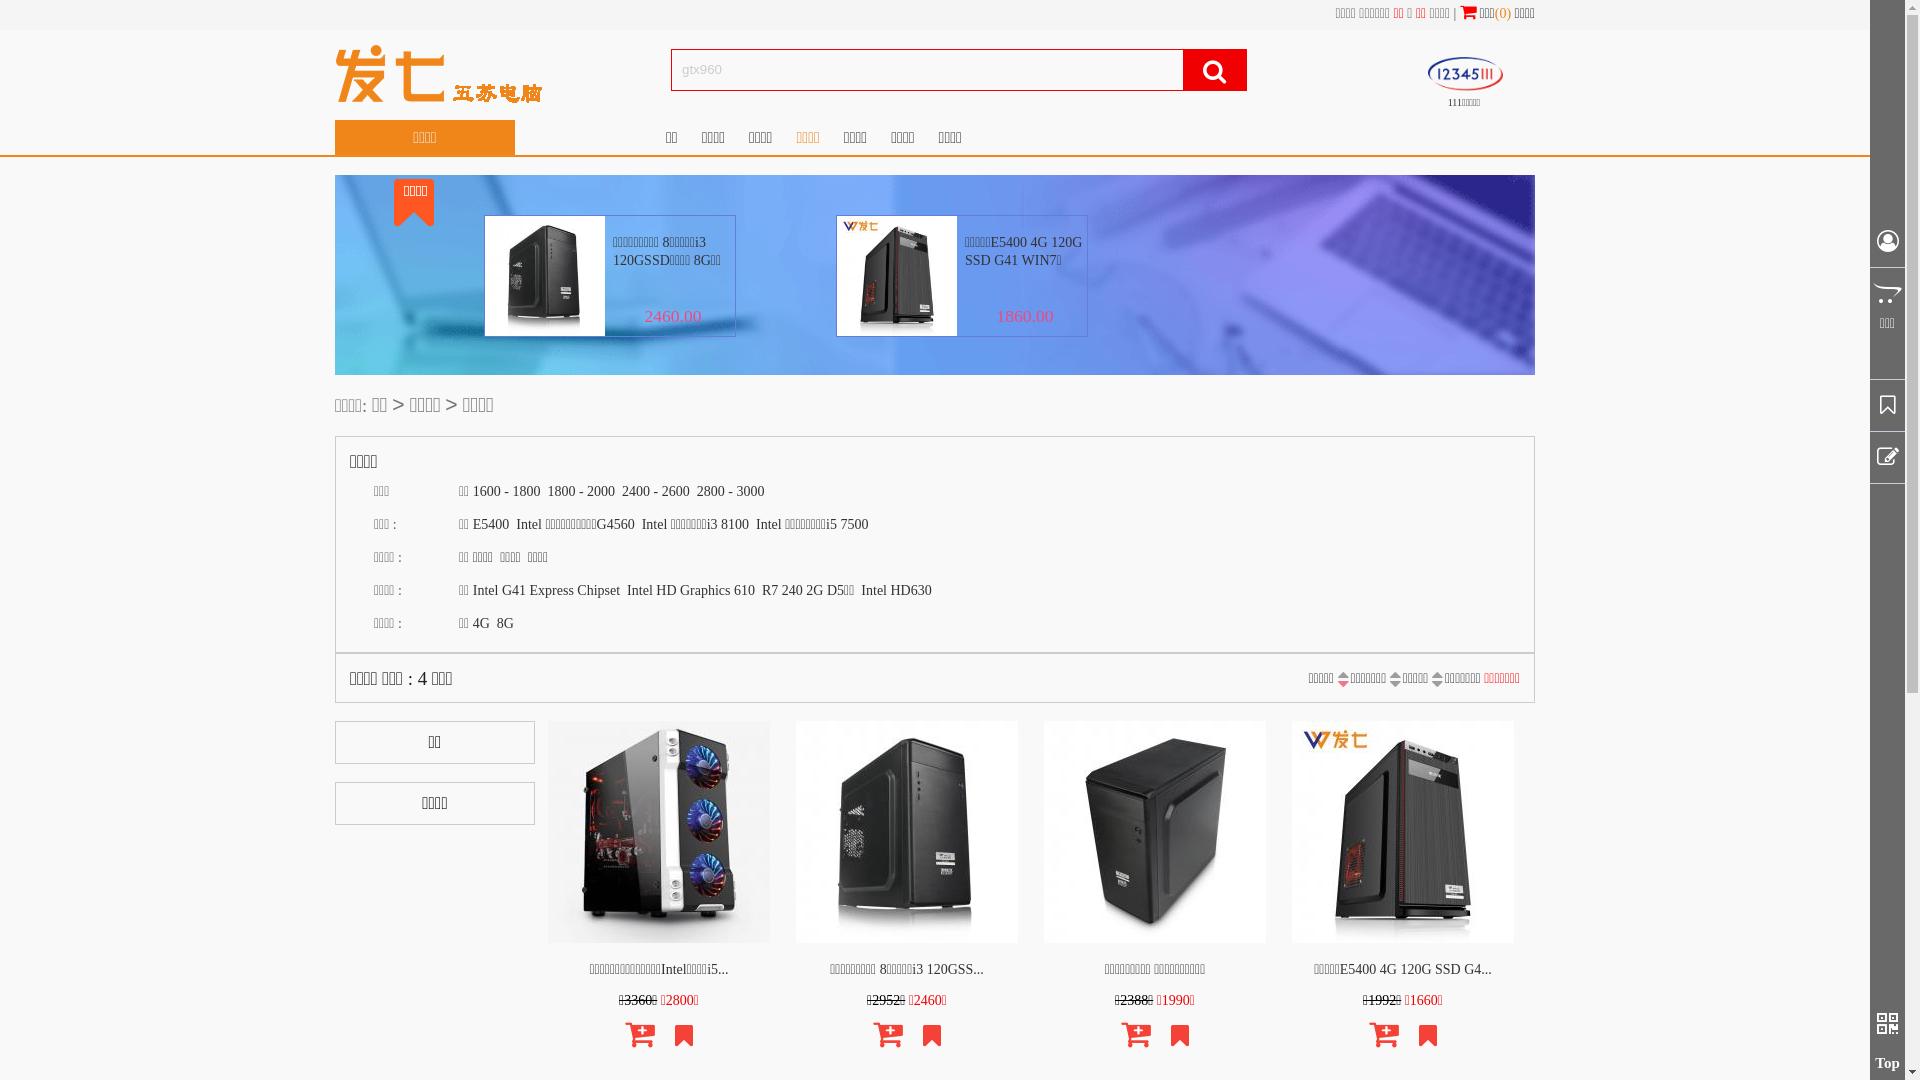  What do you see at coordinates (895, 589) in the screenshot?
I see `'Intel HD630'` at bounding box center [895, 589].